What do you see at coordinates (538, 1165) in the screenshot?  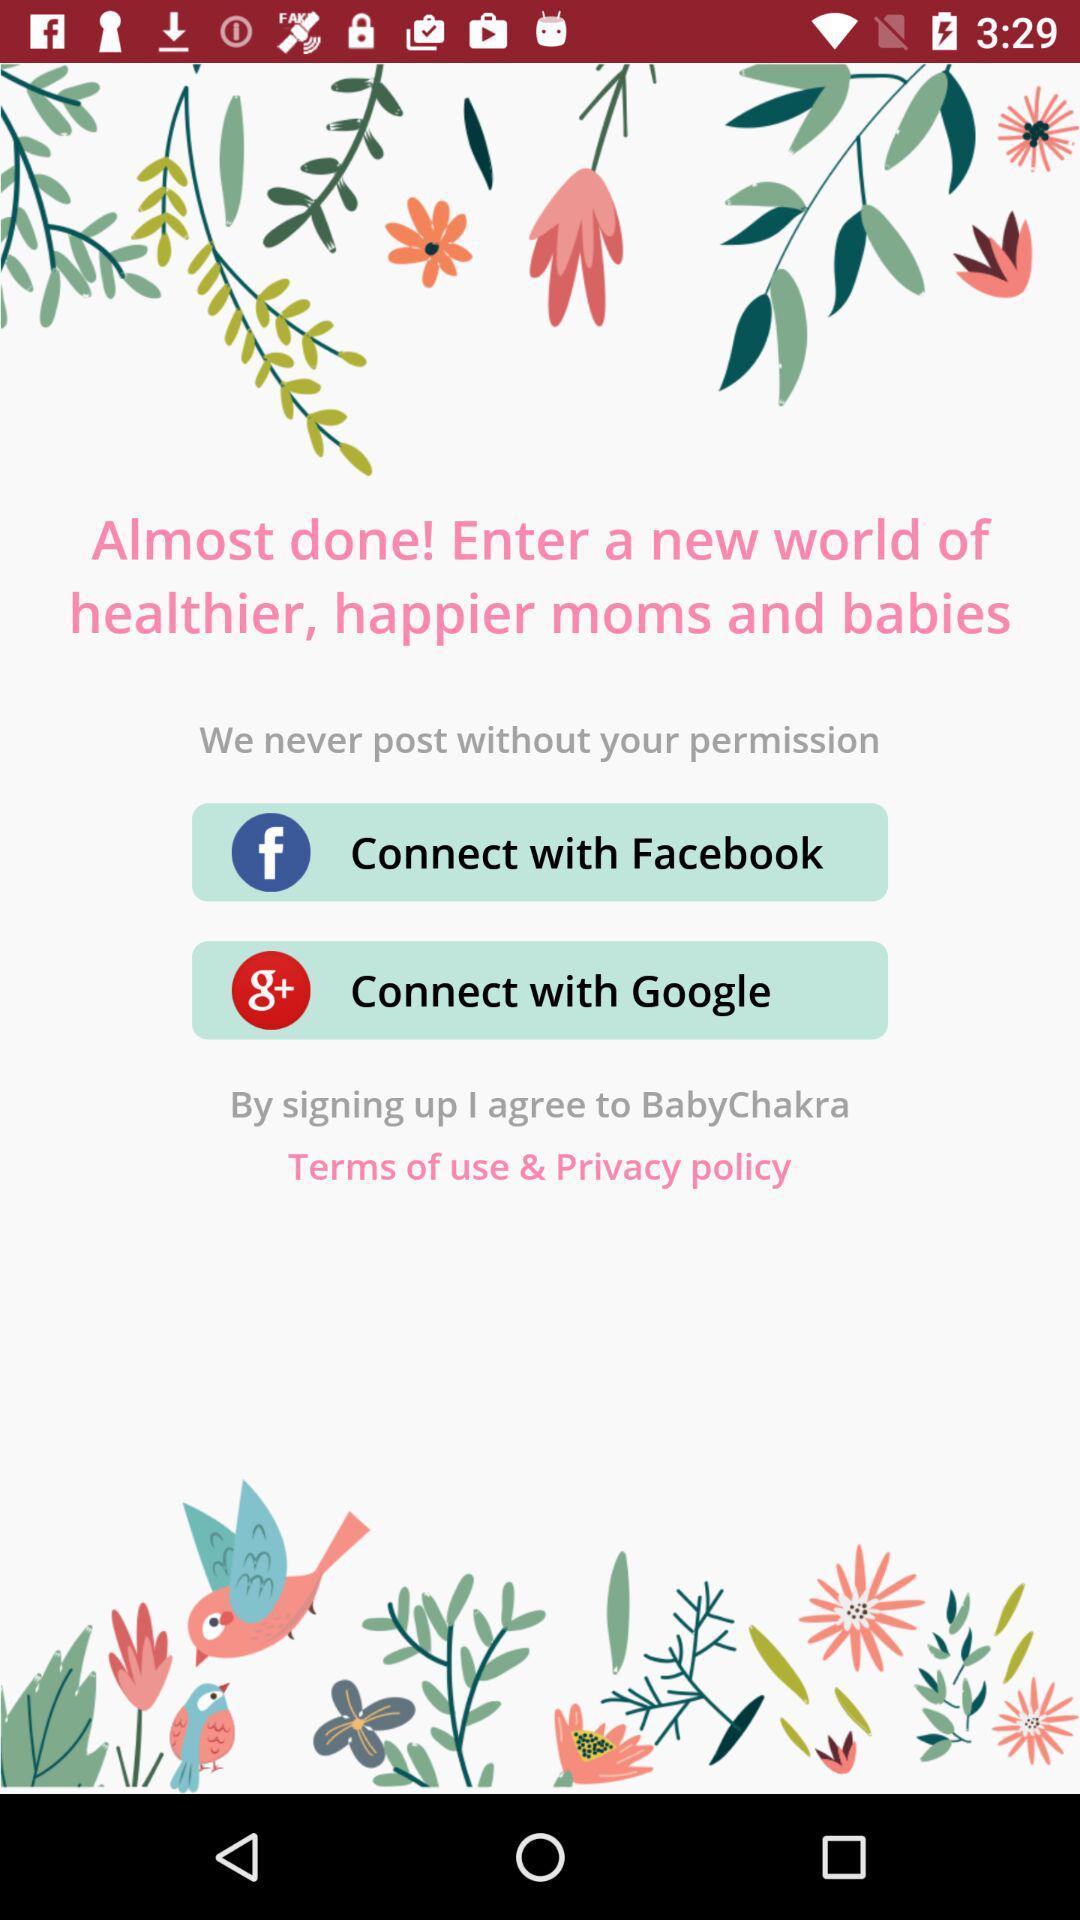 I see `the terms of use` at bounding box center [538, 1165].